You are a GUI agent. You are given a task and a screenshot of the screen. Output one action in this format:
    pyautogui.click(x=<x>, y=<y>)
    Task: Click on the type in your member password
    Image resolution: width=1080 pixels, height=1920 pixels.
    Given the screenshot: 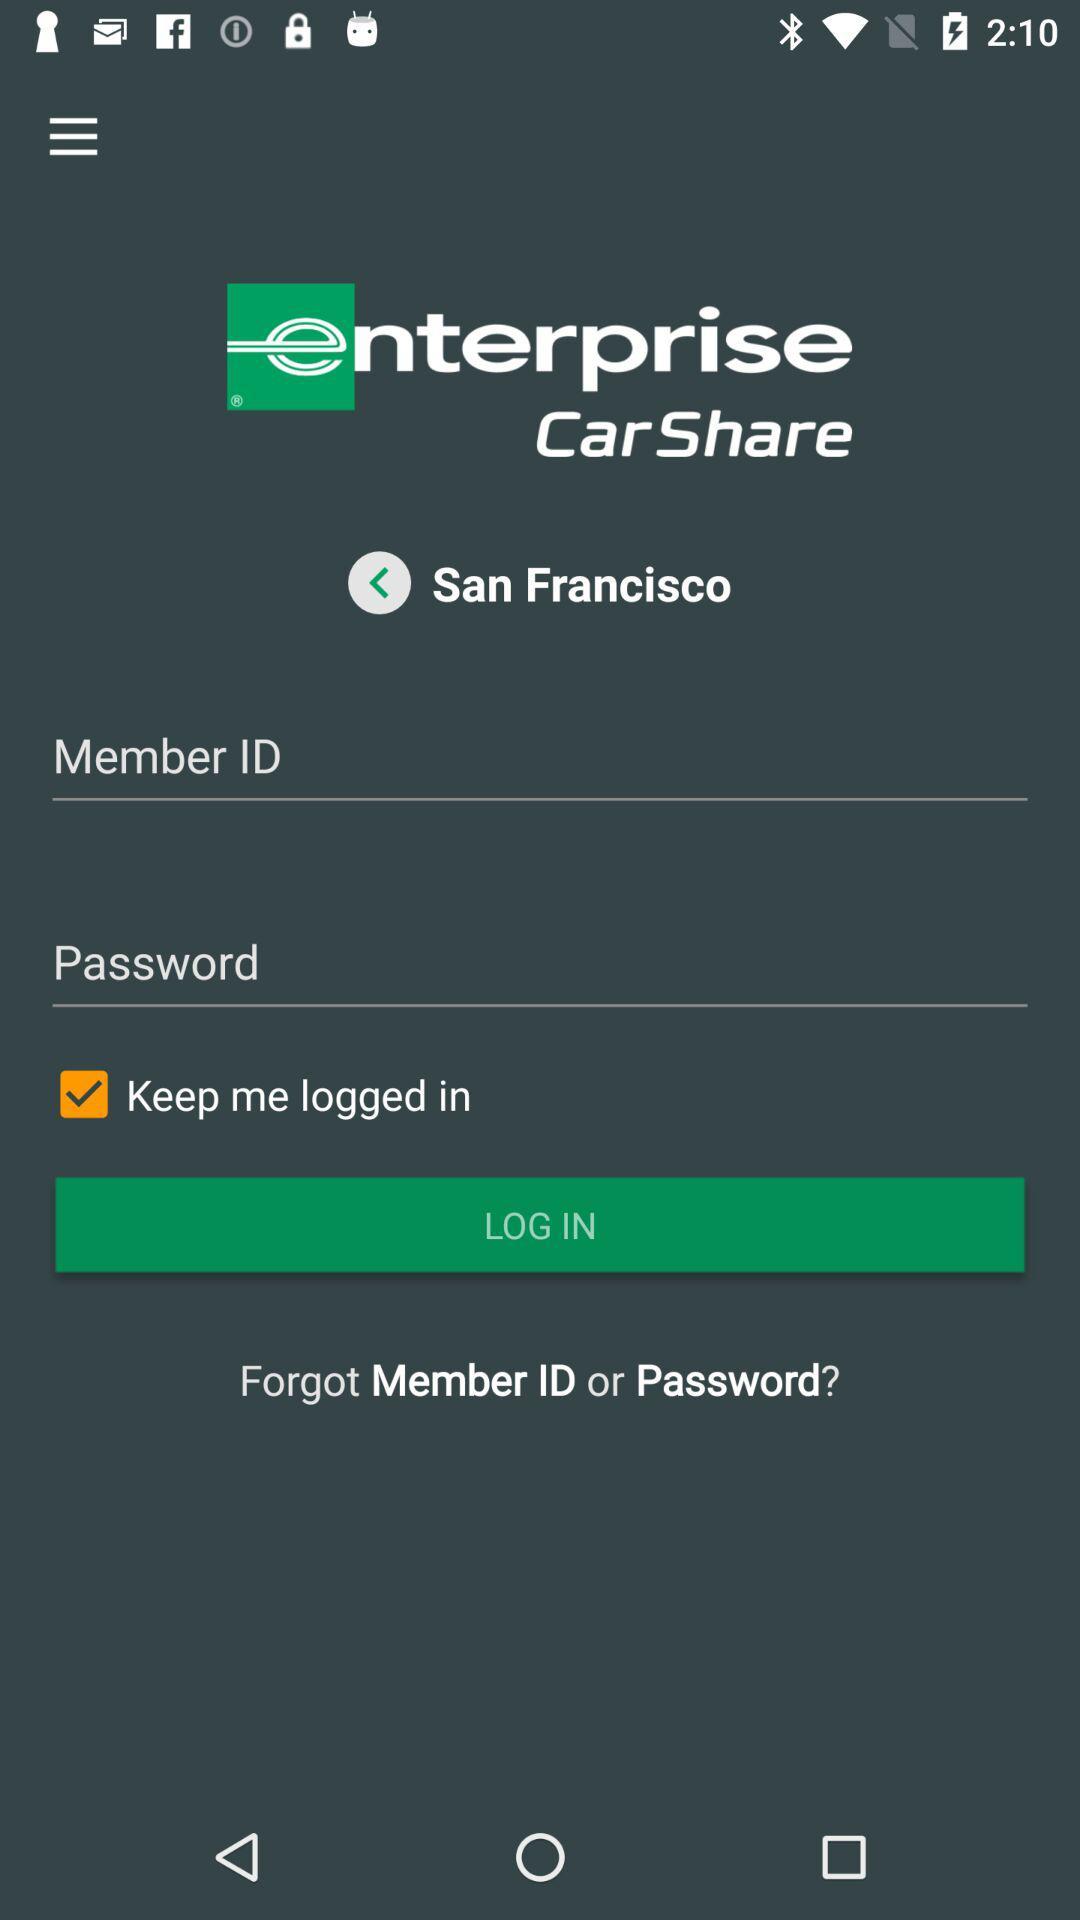 What is the action you would take?
    pyautogui.click(x=540, y=964)
    